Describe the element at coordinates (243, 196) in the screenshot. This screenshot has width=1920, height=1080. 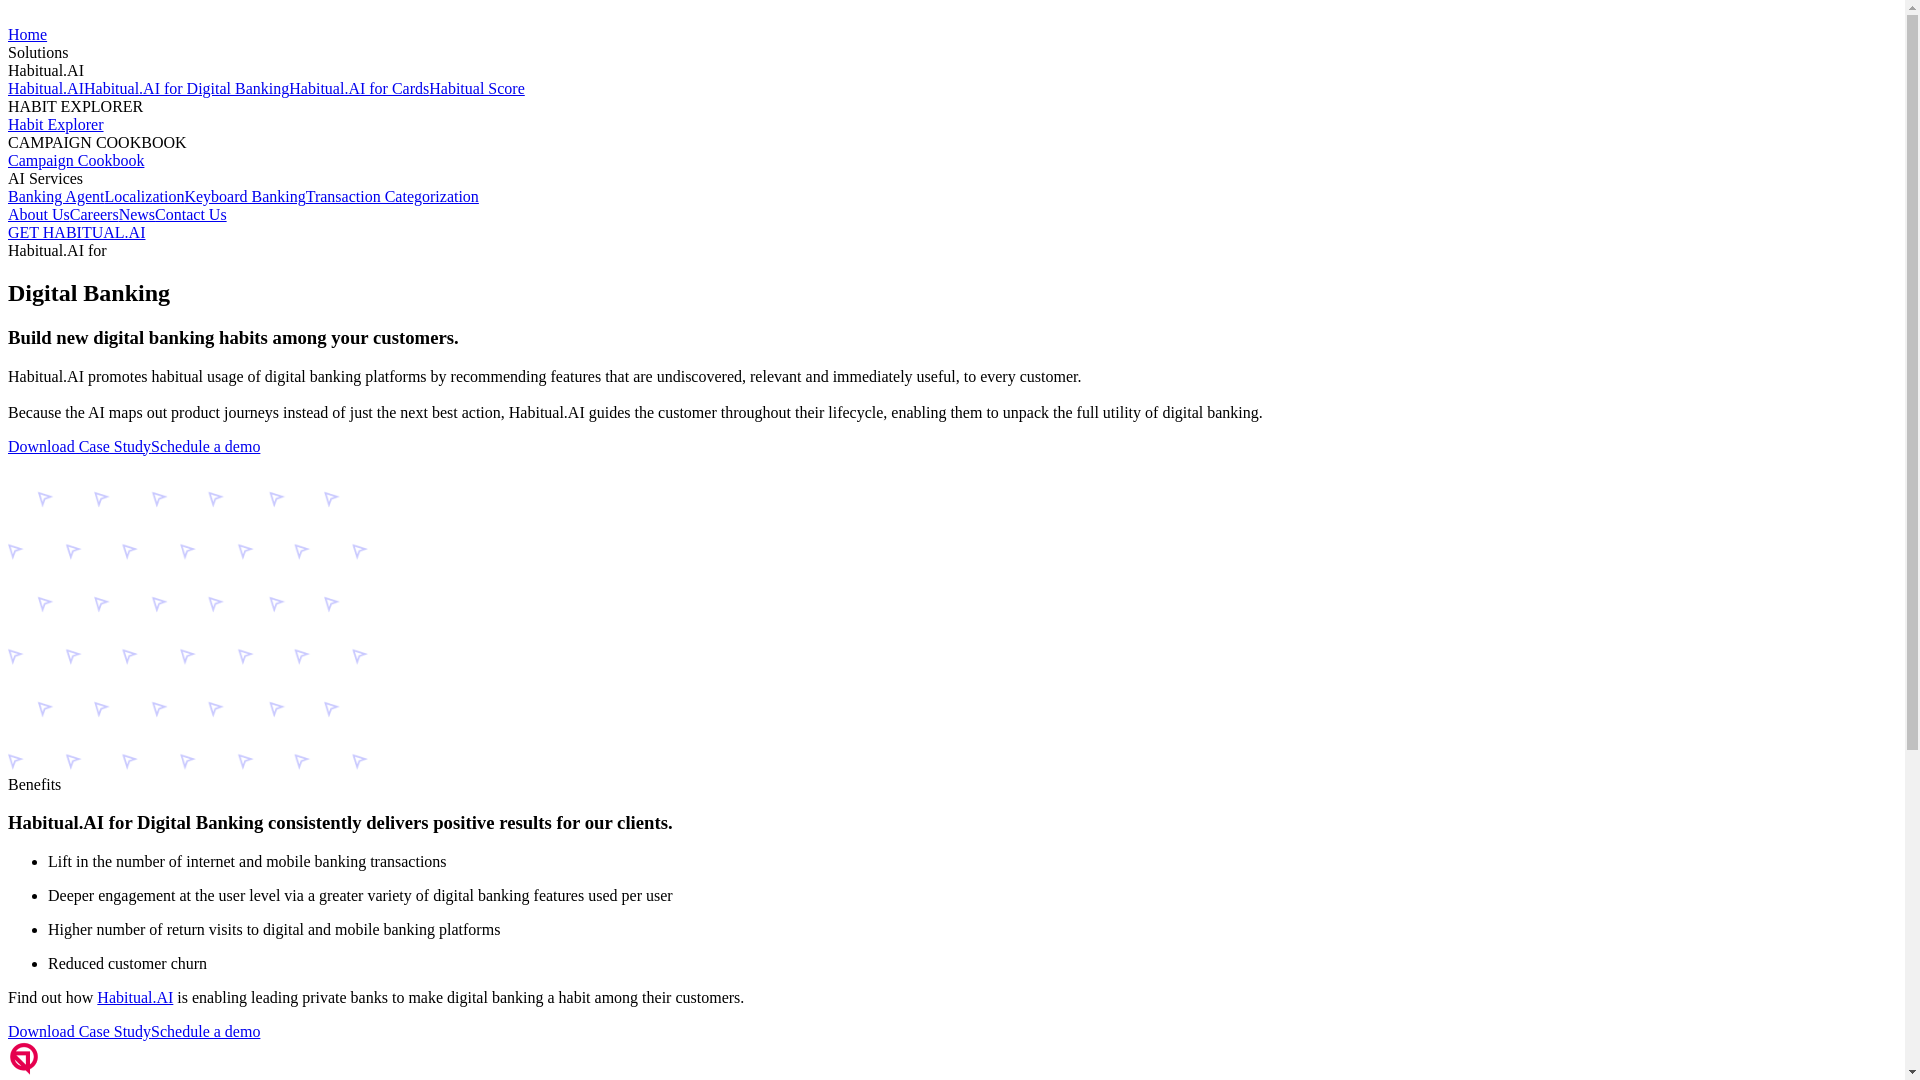
I see `'Keyboard Banking'` at that location.